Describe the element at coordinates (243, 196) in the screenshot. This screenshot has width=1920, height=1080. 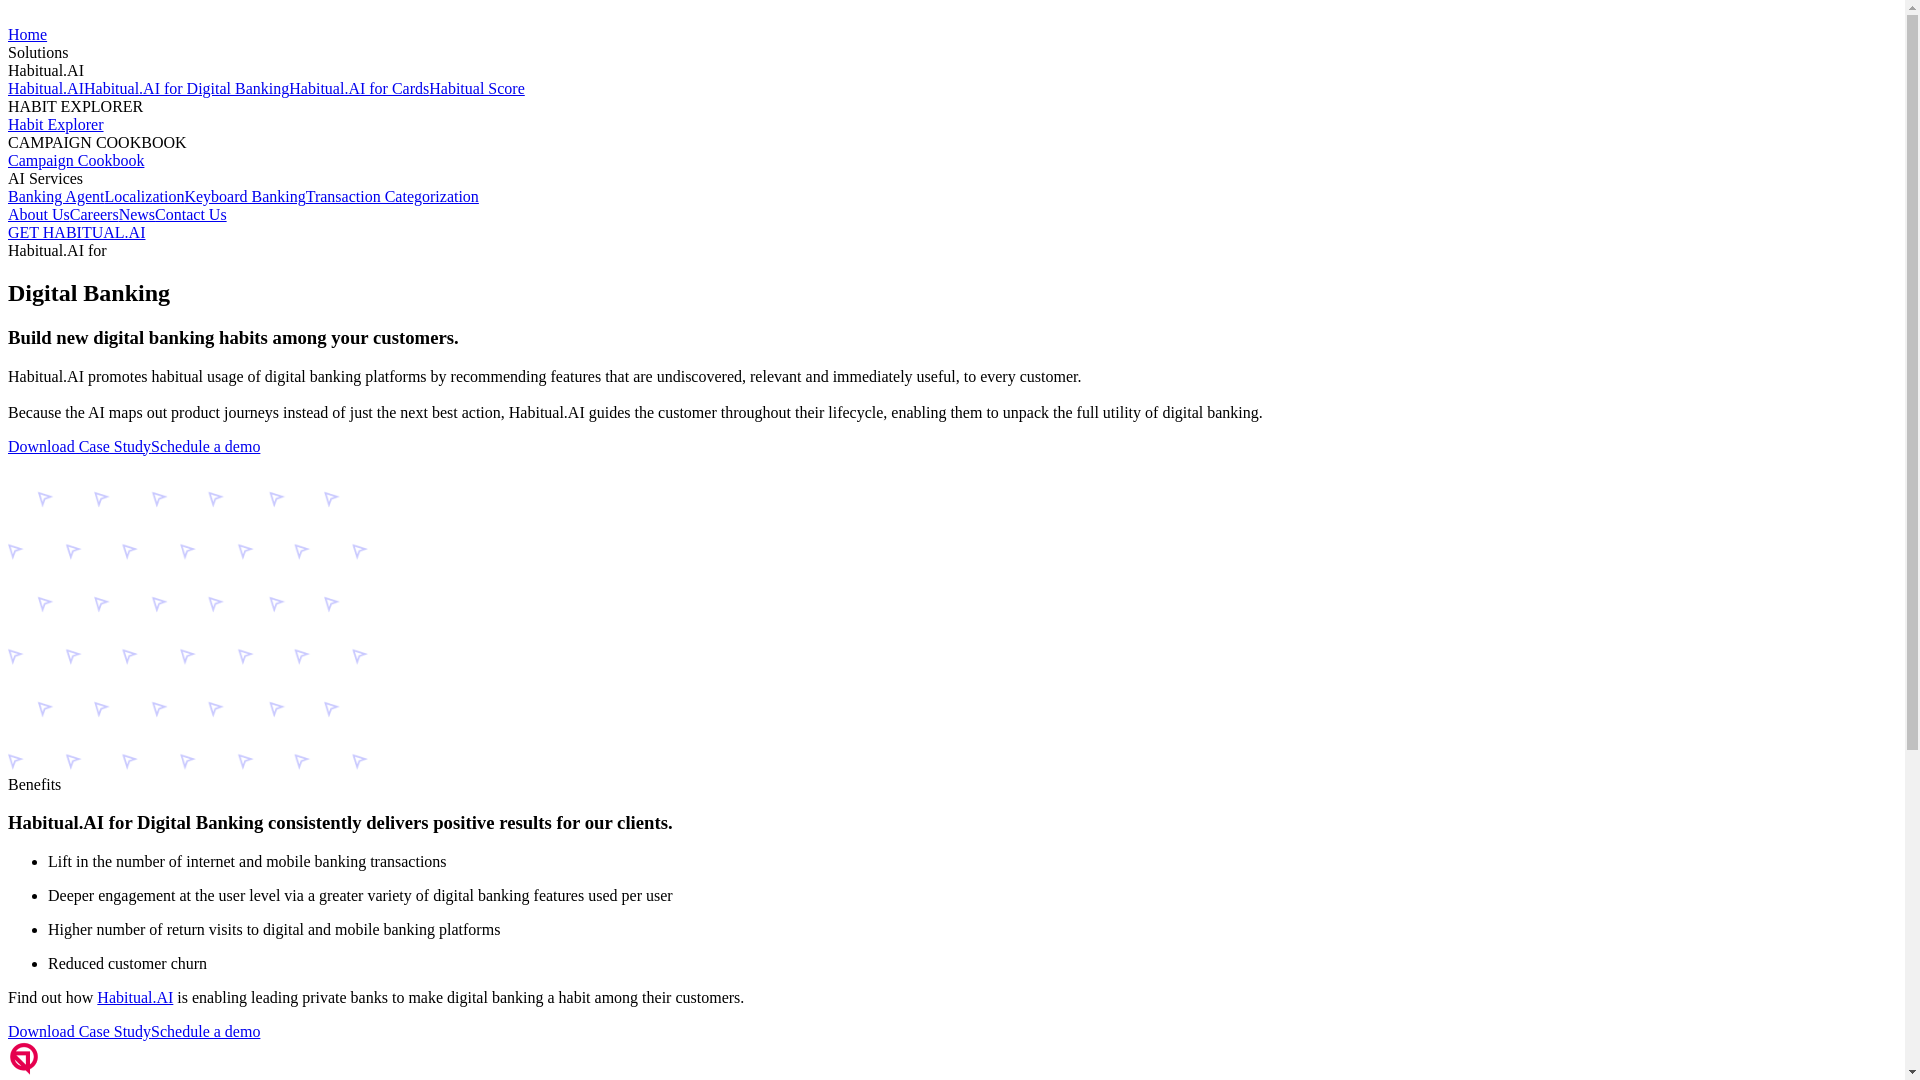
I see `'Keyboard Banking'` at that location.